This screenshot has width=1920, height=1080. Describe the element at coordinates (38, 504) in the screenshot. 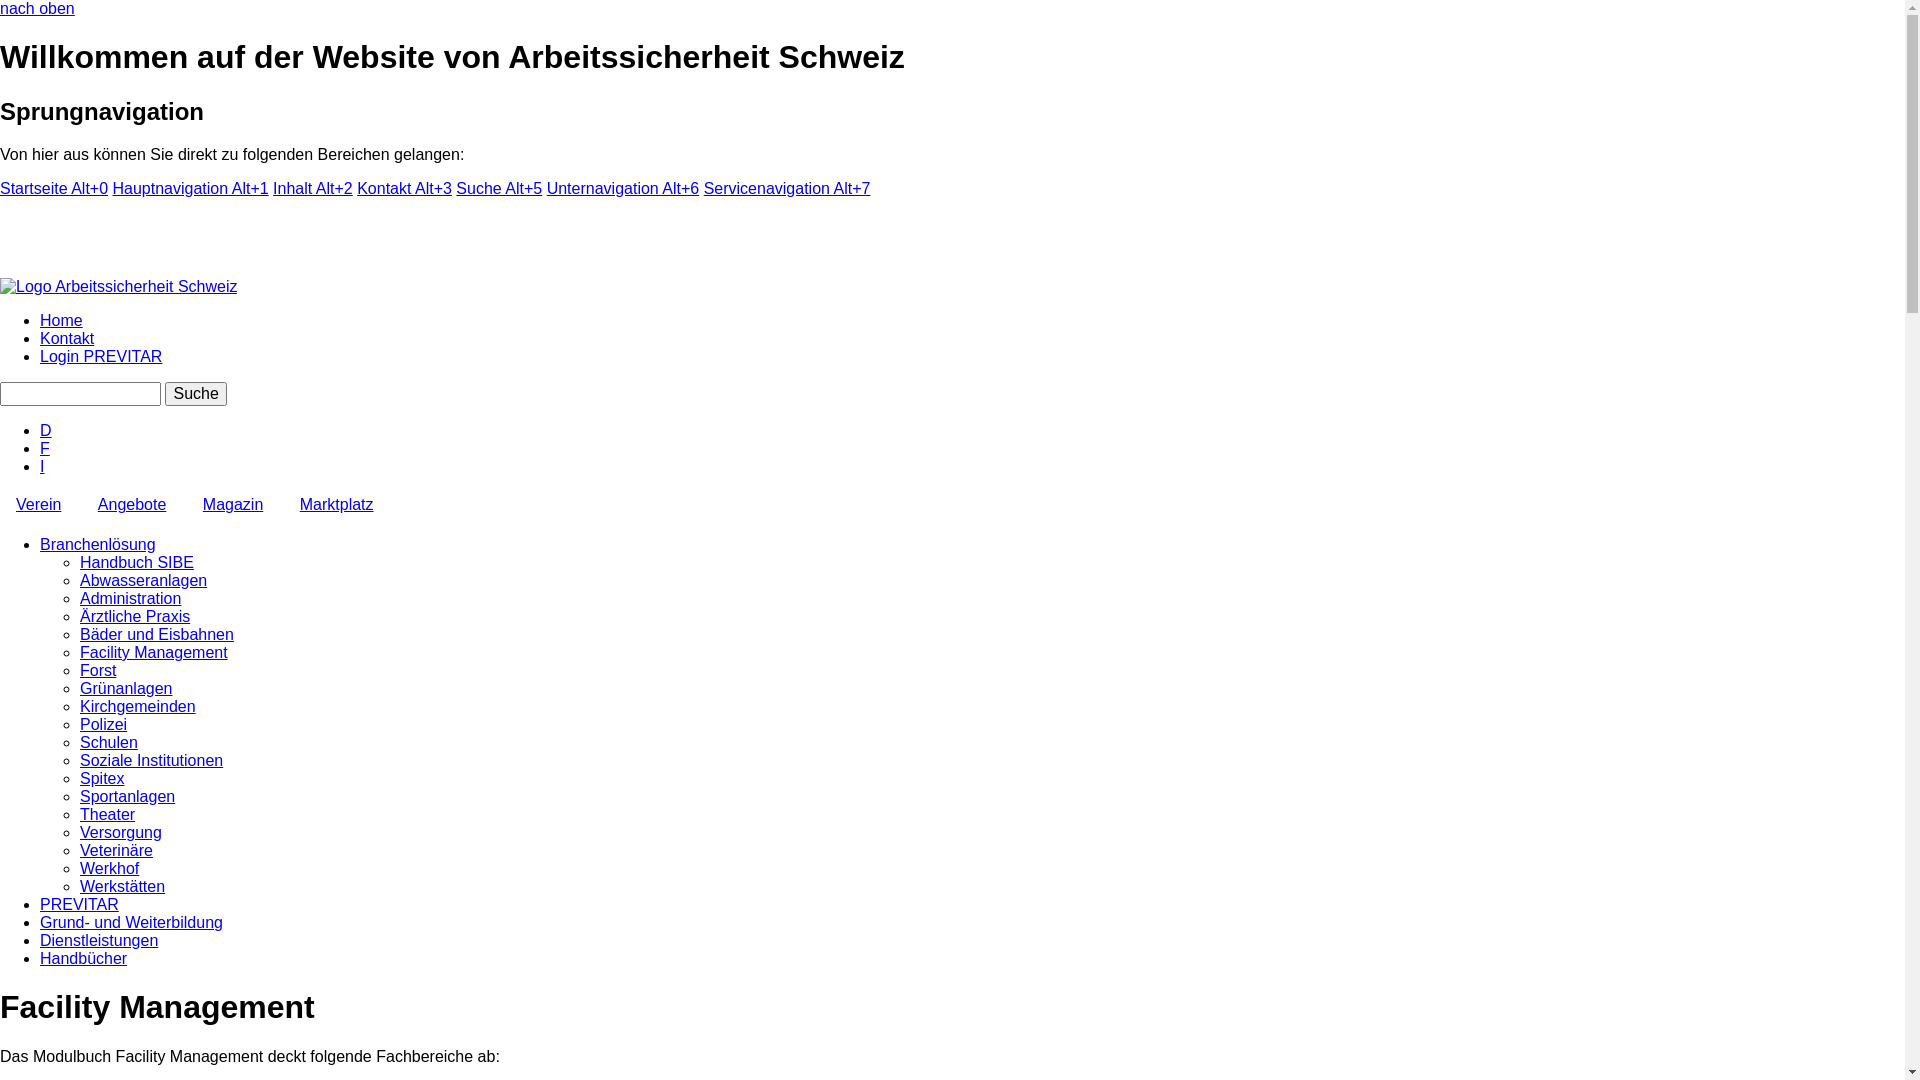

I see `'Verein'` at that location.